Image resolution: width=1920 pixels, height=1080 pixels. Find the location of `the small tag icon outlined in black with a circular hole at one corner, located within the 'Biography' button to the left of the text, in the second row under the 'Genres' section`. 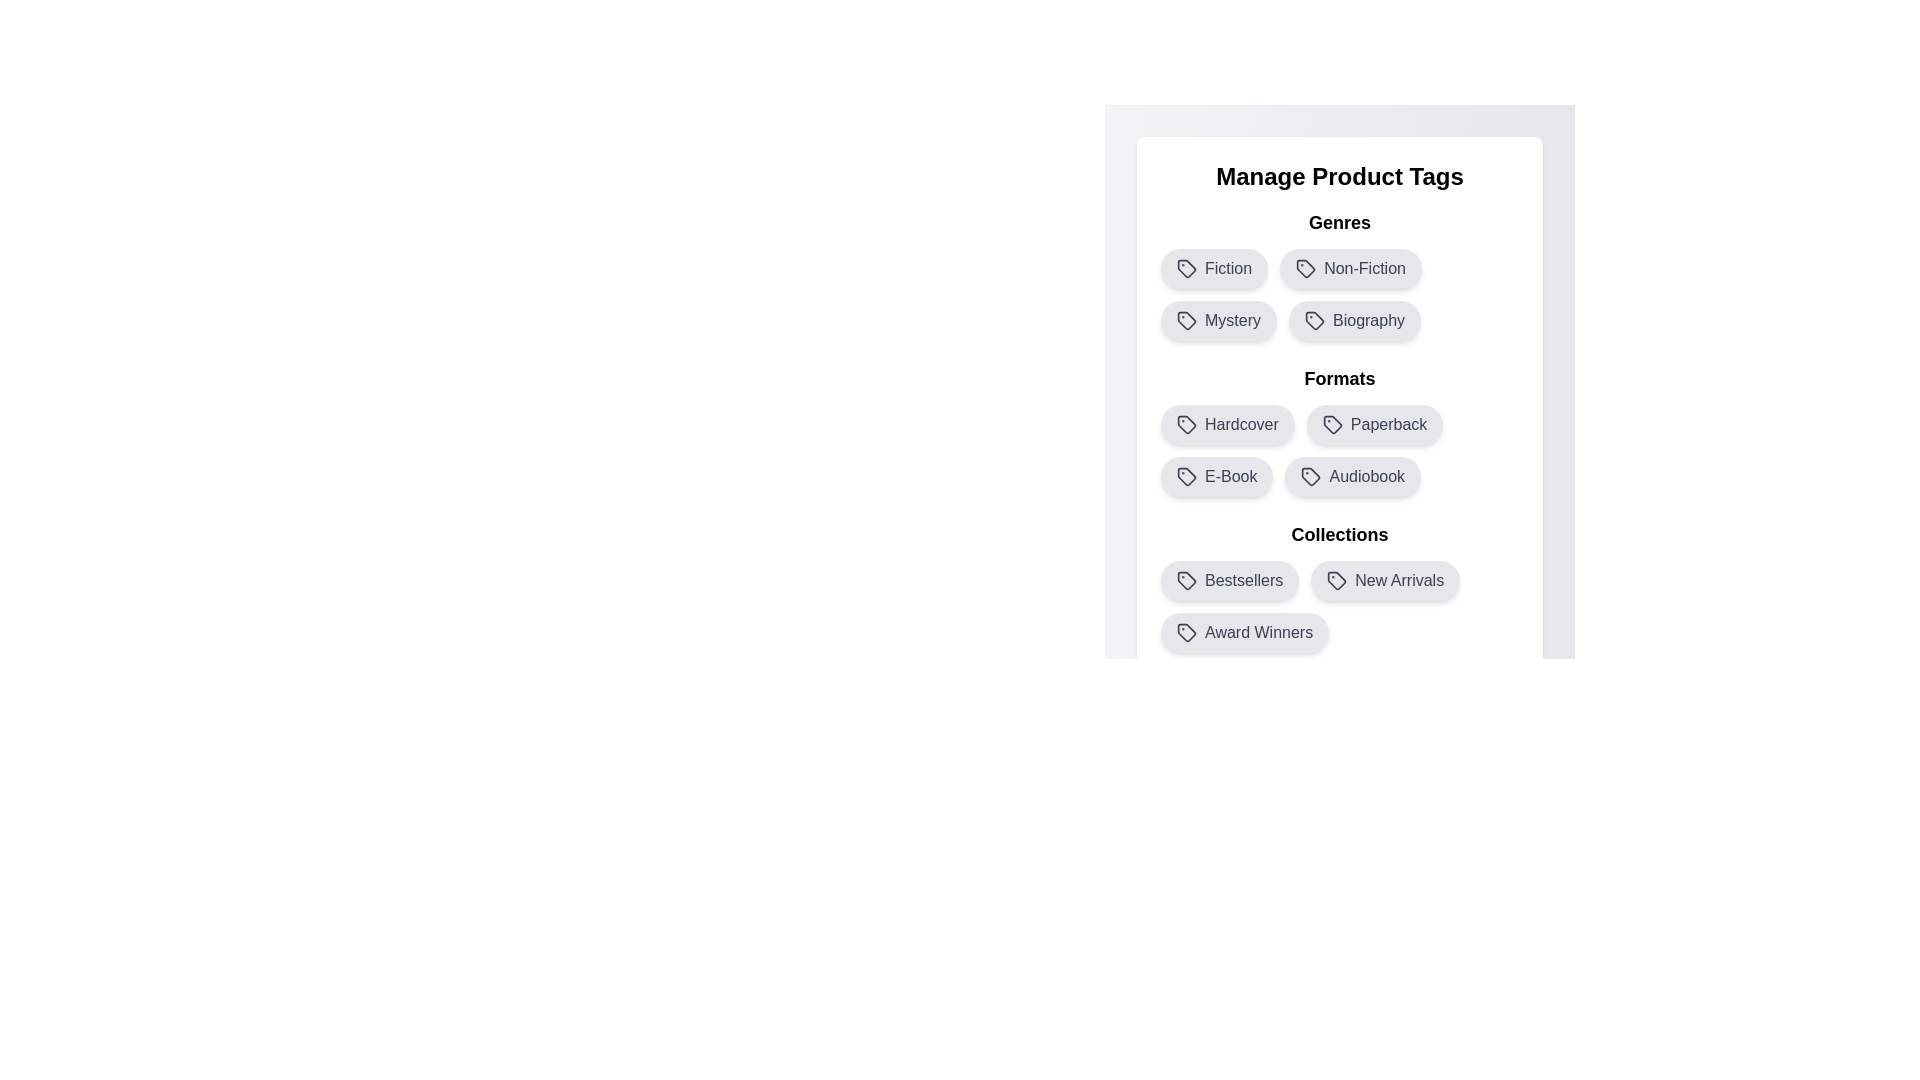

the small tag icon outlined in black with a circular hole at one corner, located within the 'Biography' button to the left of the text, in the second row under the 'Genres' section is located at coordinates (1315, 319).